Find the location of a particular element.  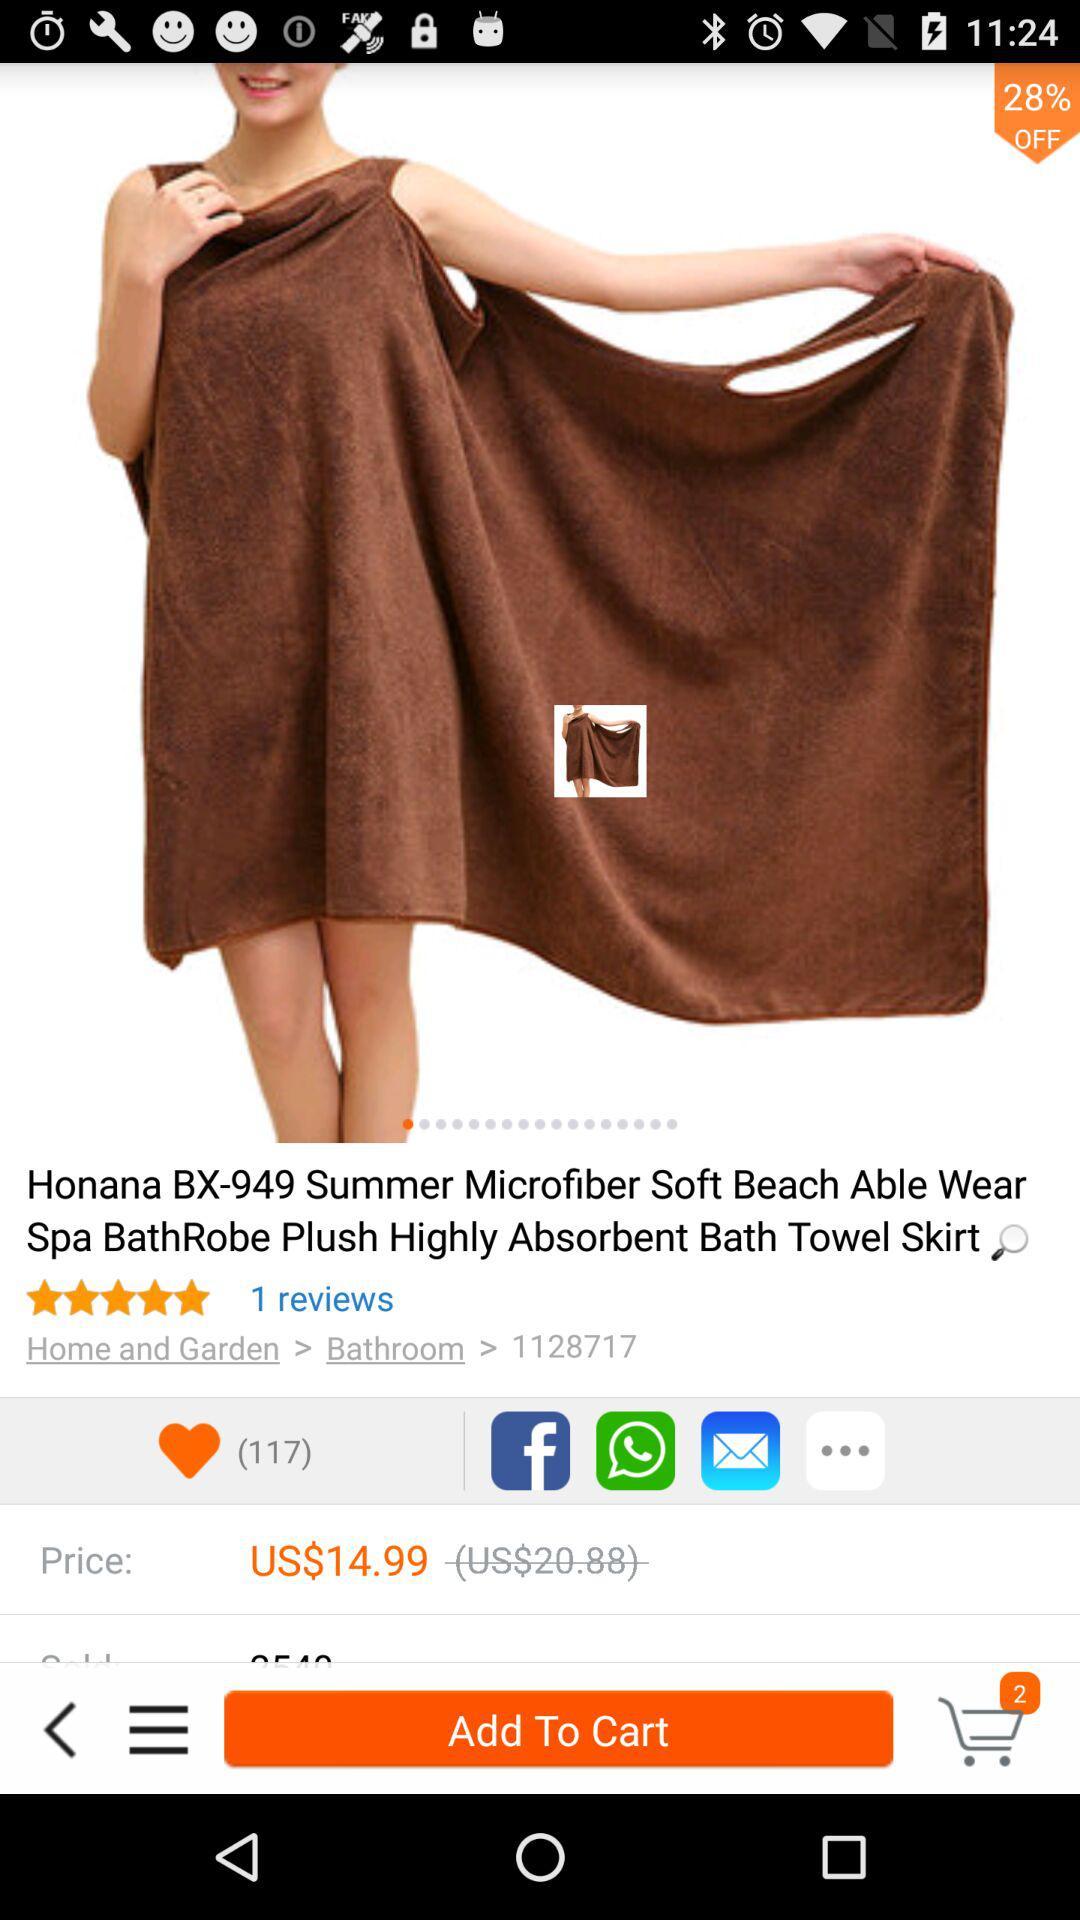

the icon above the loading... is located at coordinates (407, 1124).